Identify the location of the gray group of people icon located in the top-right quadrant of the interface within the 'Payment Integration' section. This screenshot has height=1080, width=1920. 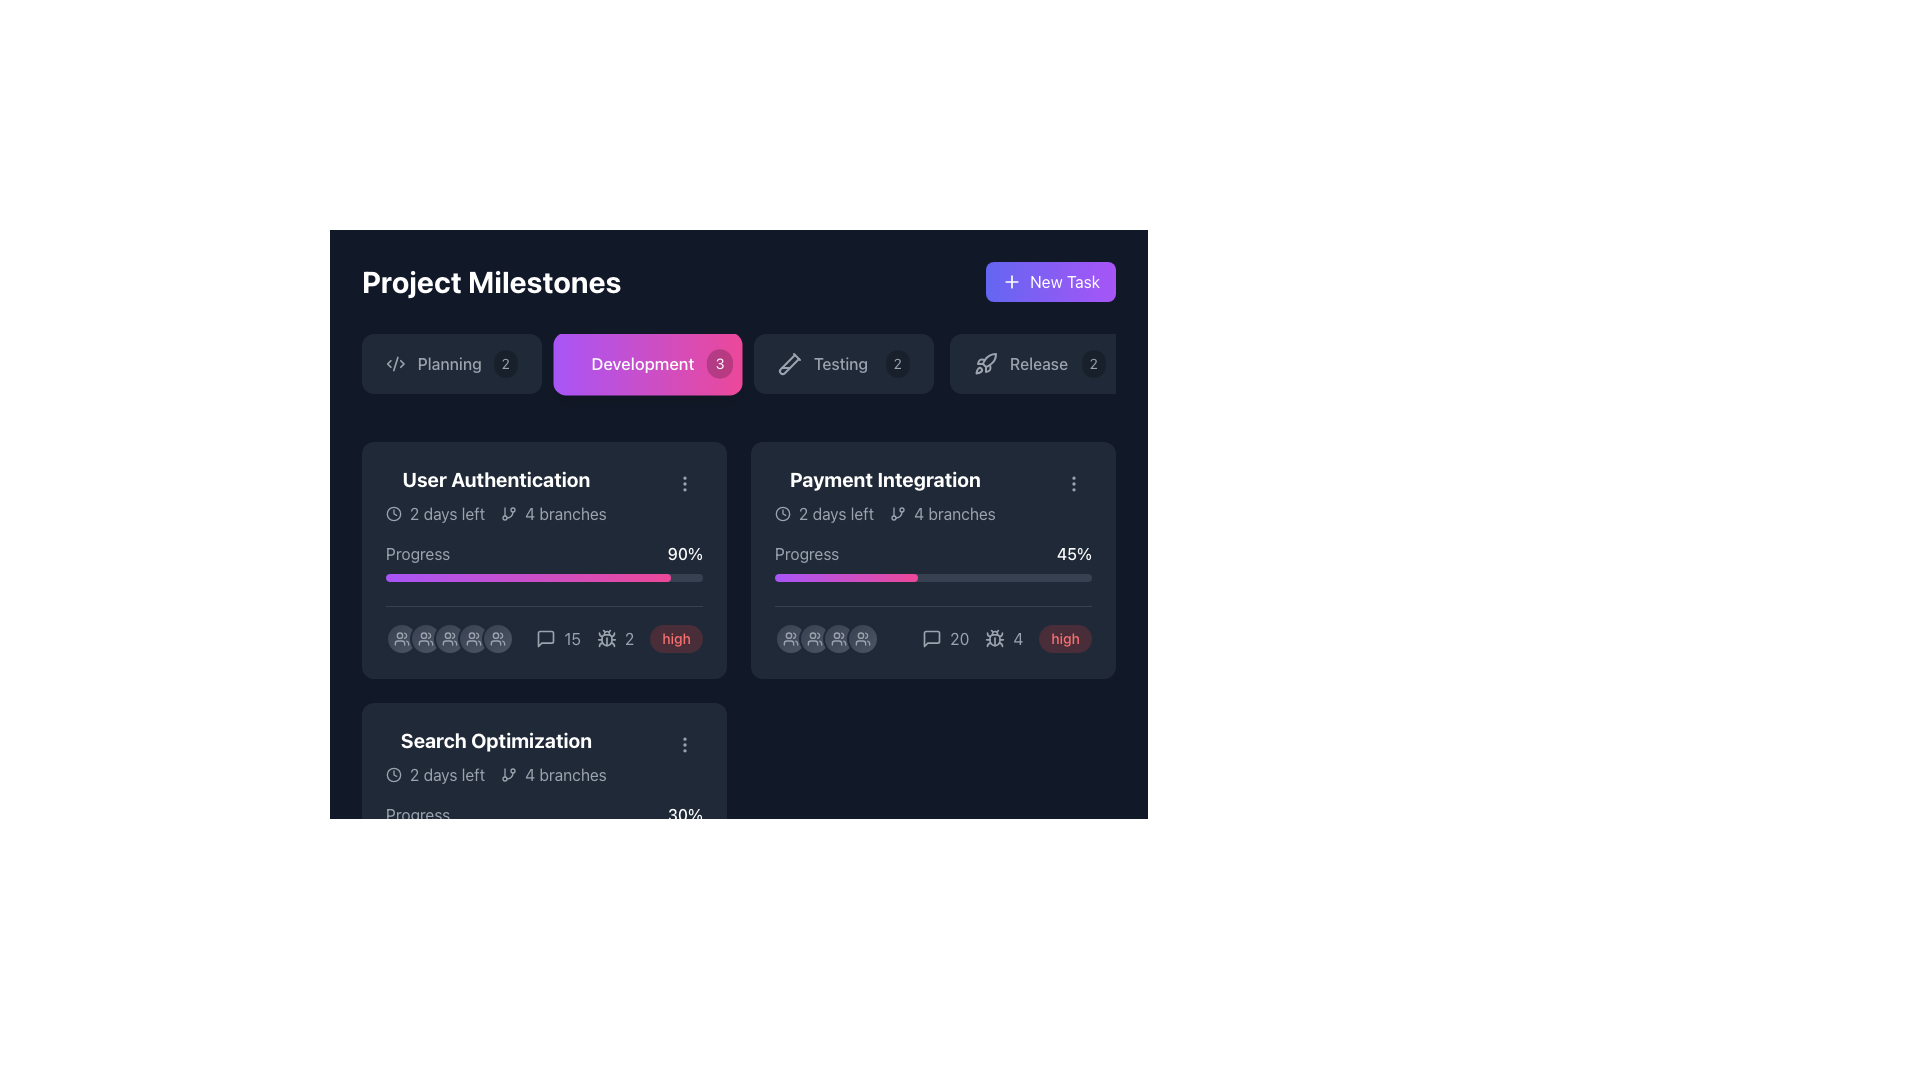
(863, 639).